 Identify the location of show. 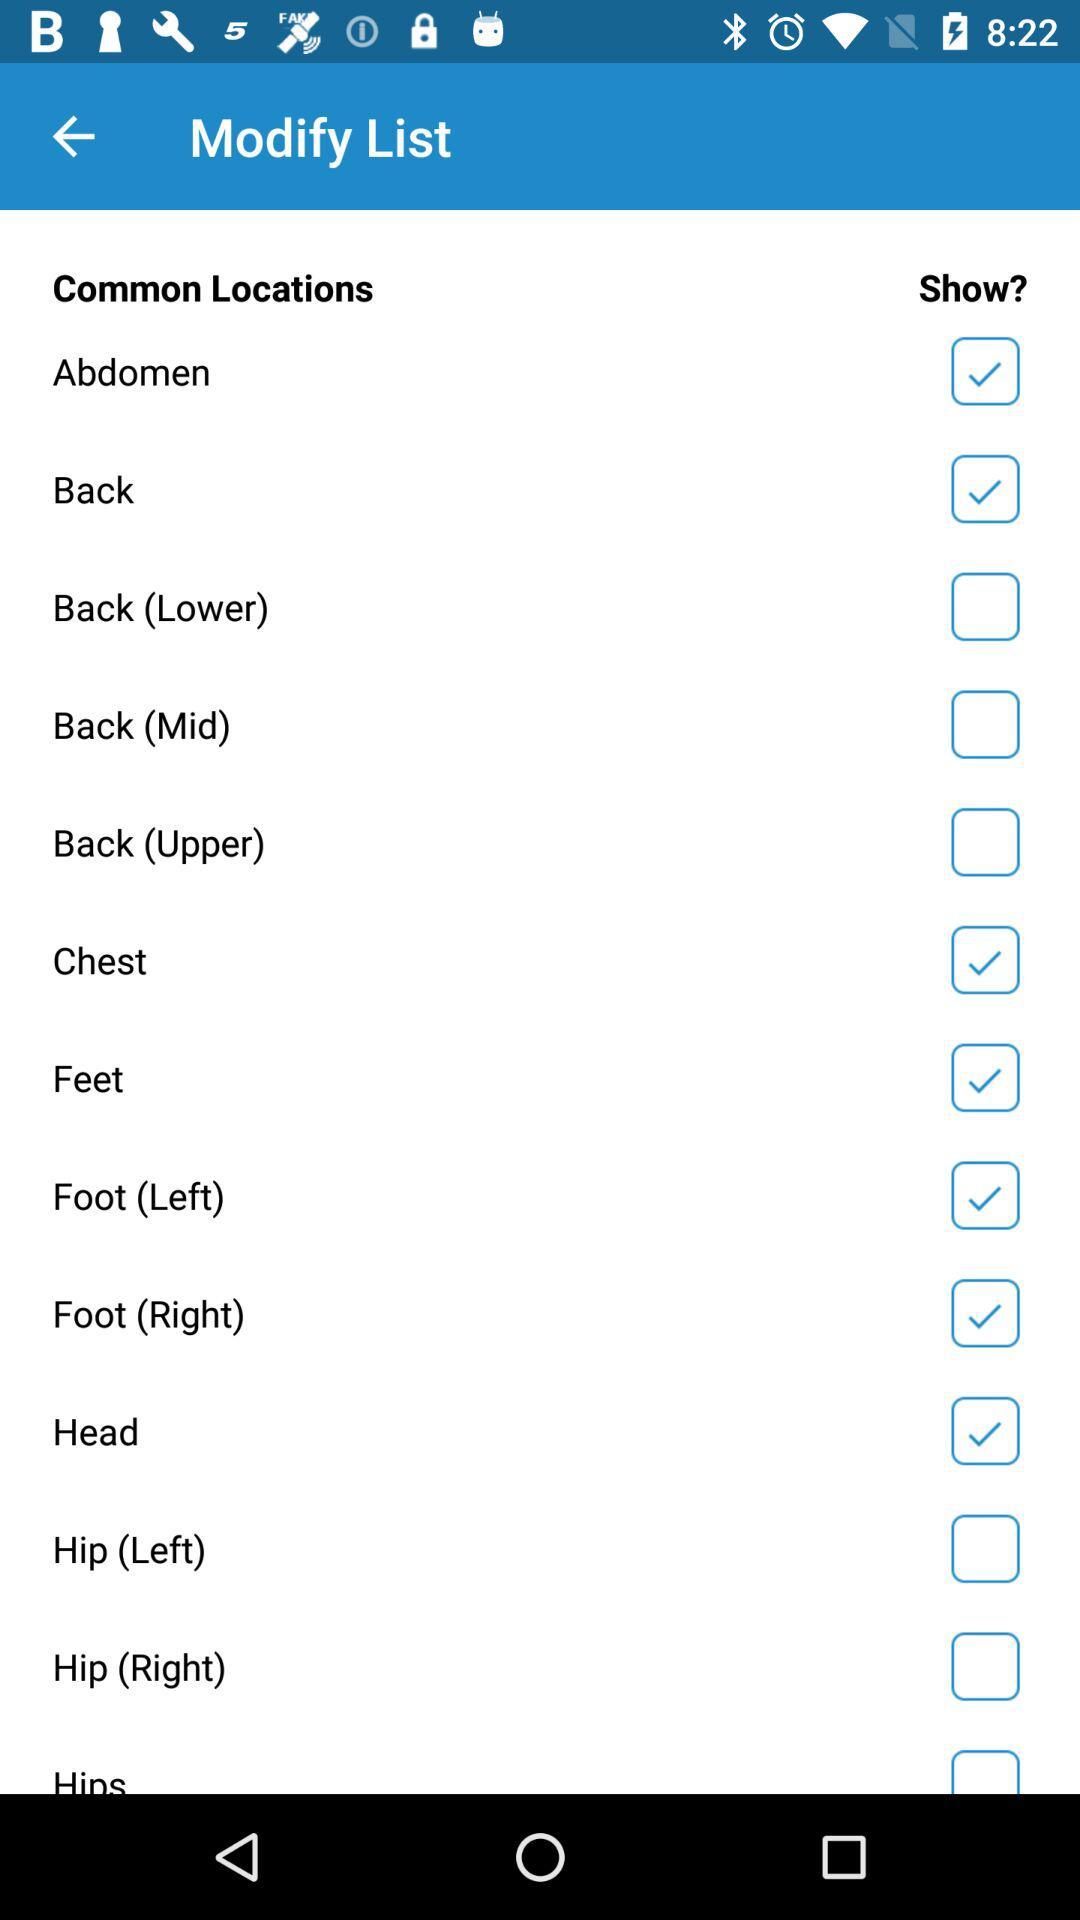
(984, 723).